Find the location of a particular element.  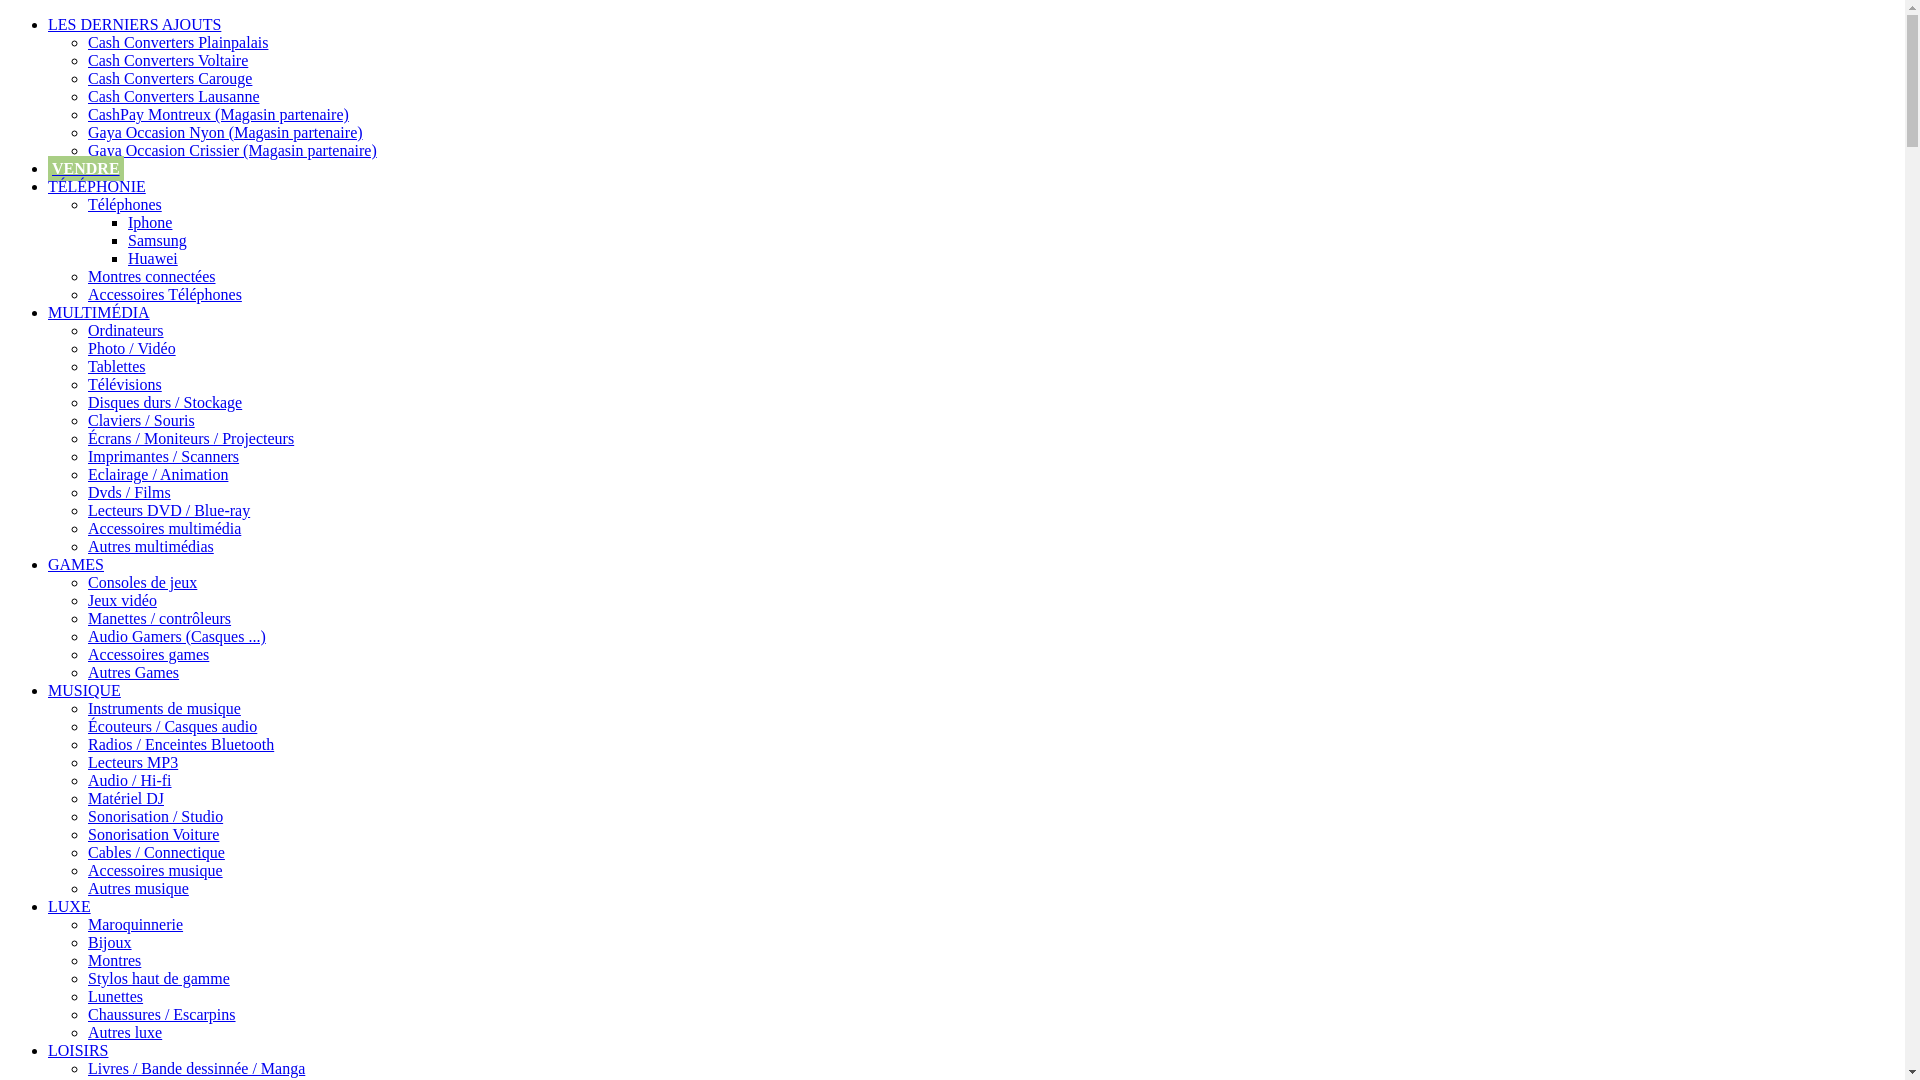

'LOISIRS' is located at coordinates (77, 1049).